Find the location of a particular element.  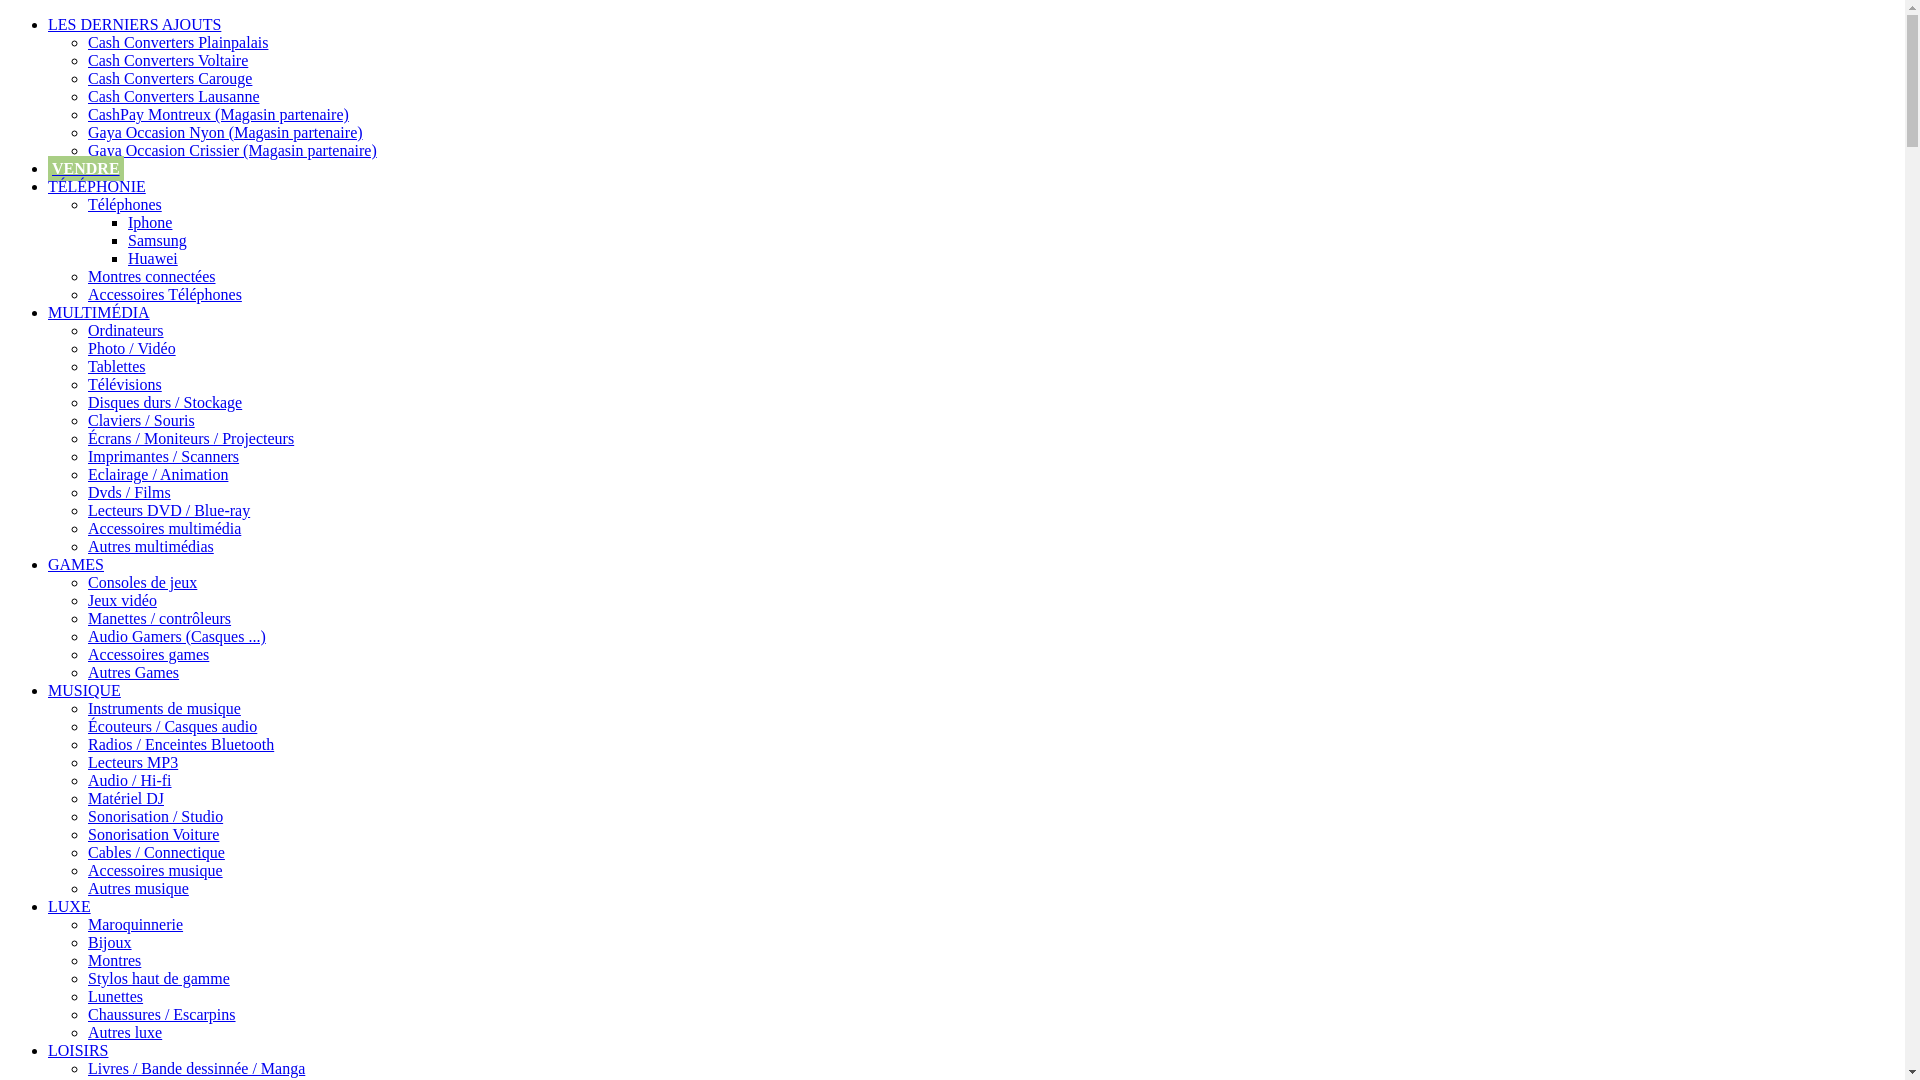

'LOISIRS' is located at coordinates (77, 1049).